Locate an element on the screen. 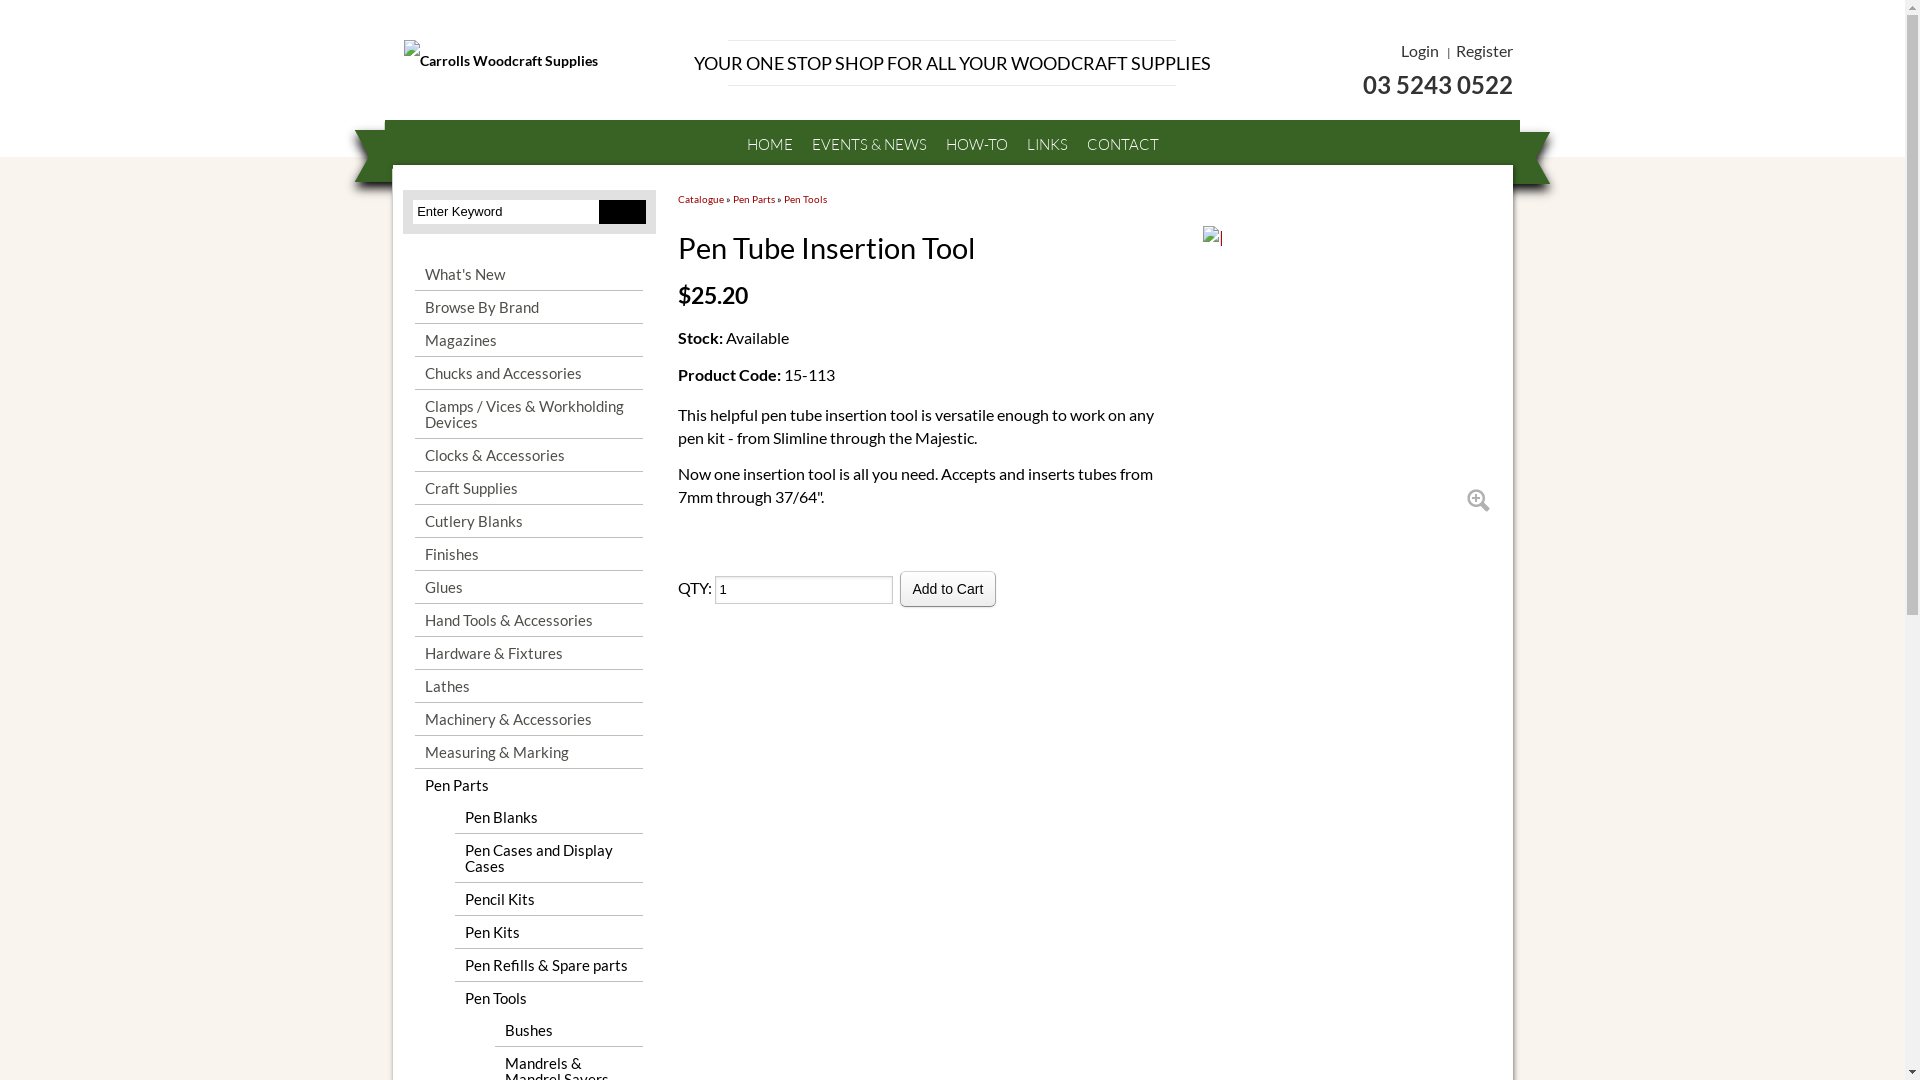 Image resolution: width=1920 pixels, height=1080 pixels. 'Pen Cases and Display Cases' is located at coordinates (548, 856).